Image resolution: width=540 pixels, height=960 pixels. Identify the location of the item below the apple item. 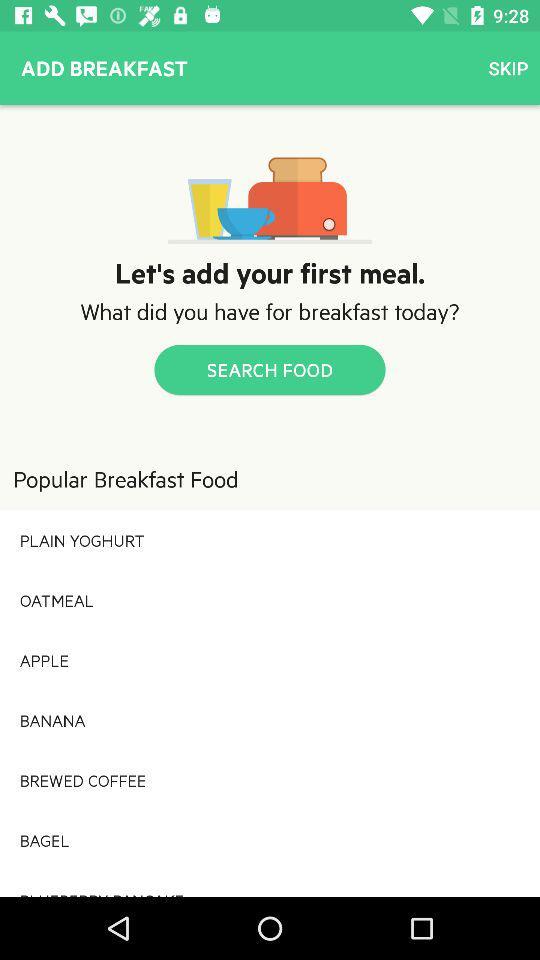
(270, 720).